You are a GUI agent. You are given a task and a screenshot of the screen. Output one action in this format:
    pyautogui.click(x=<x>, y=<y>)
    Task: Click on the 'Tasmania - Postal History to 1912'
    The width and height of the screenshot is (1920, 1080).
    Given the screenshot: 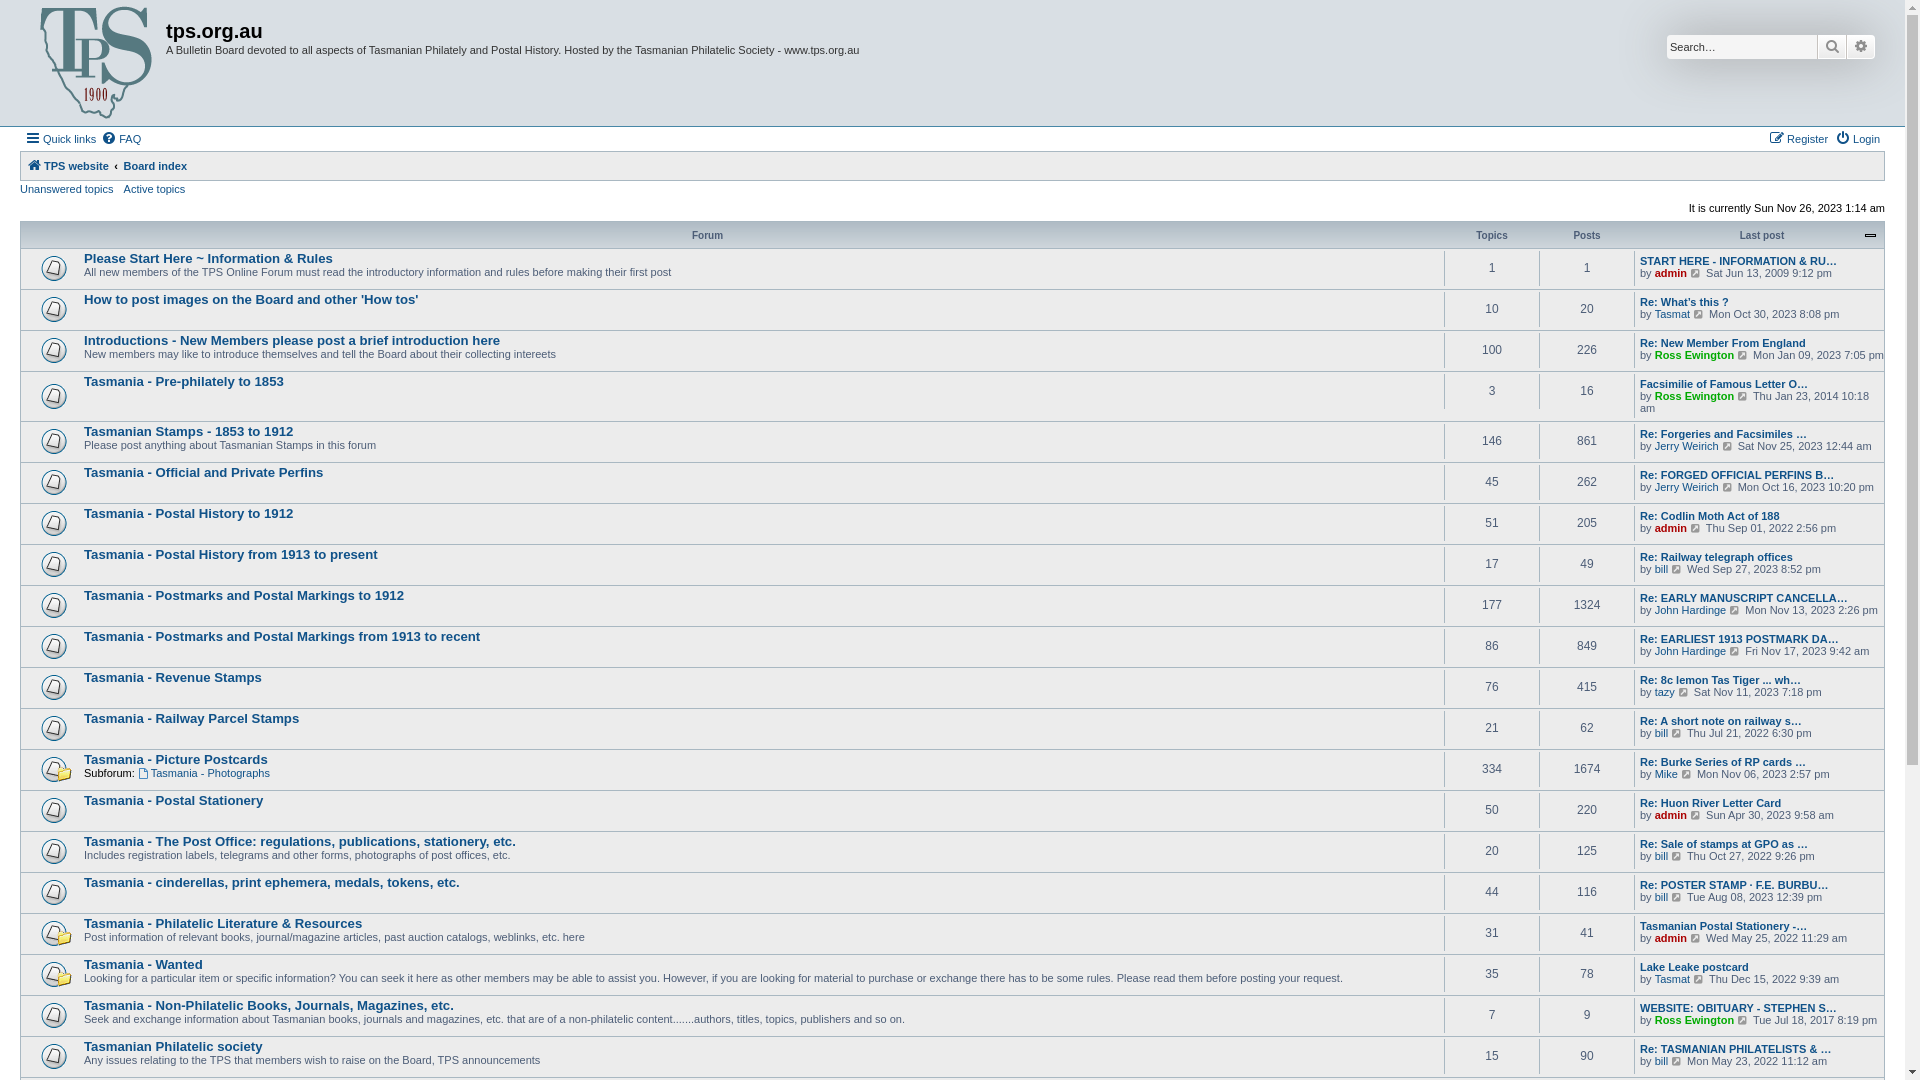 What is the action you would take?
    pyautogui.click(x=188, y=512)
    